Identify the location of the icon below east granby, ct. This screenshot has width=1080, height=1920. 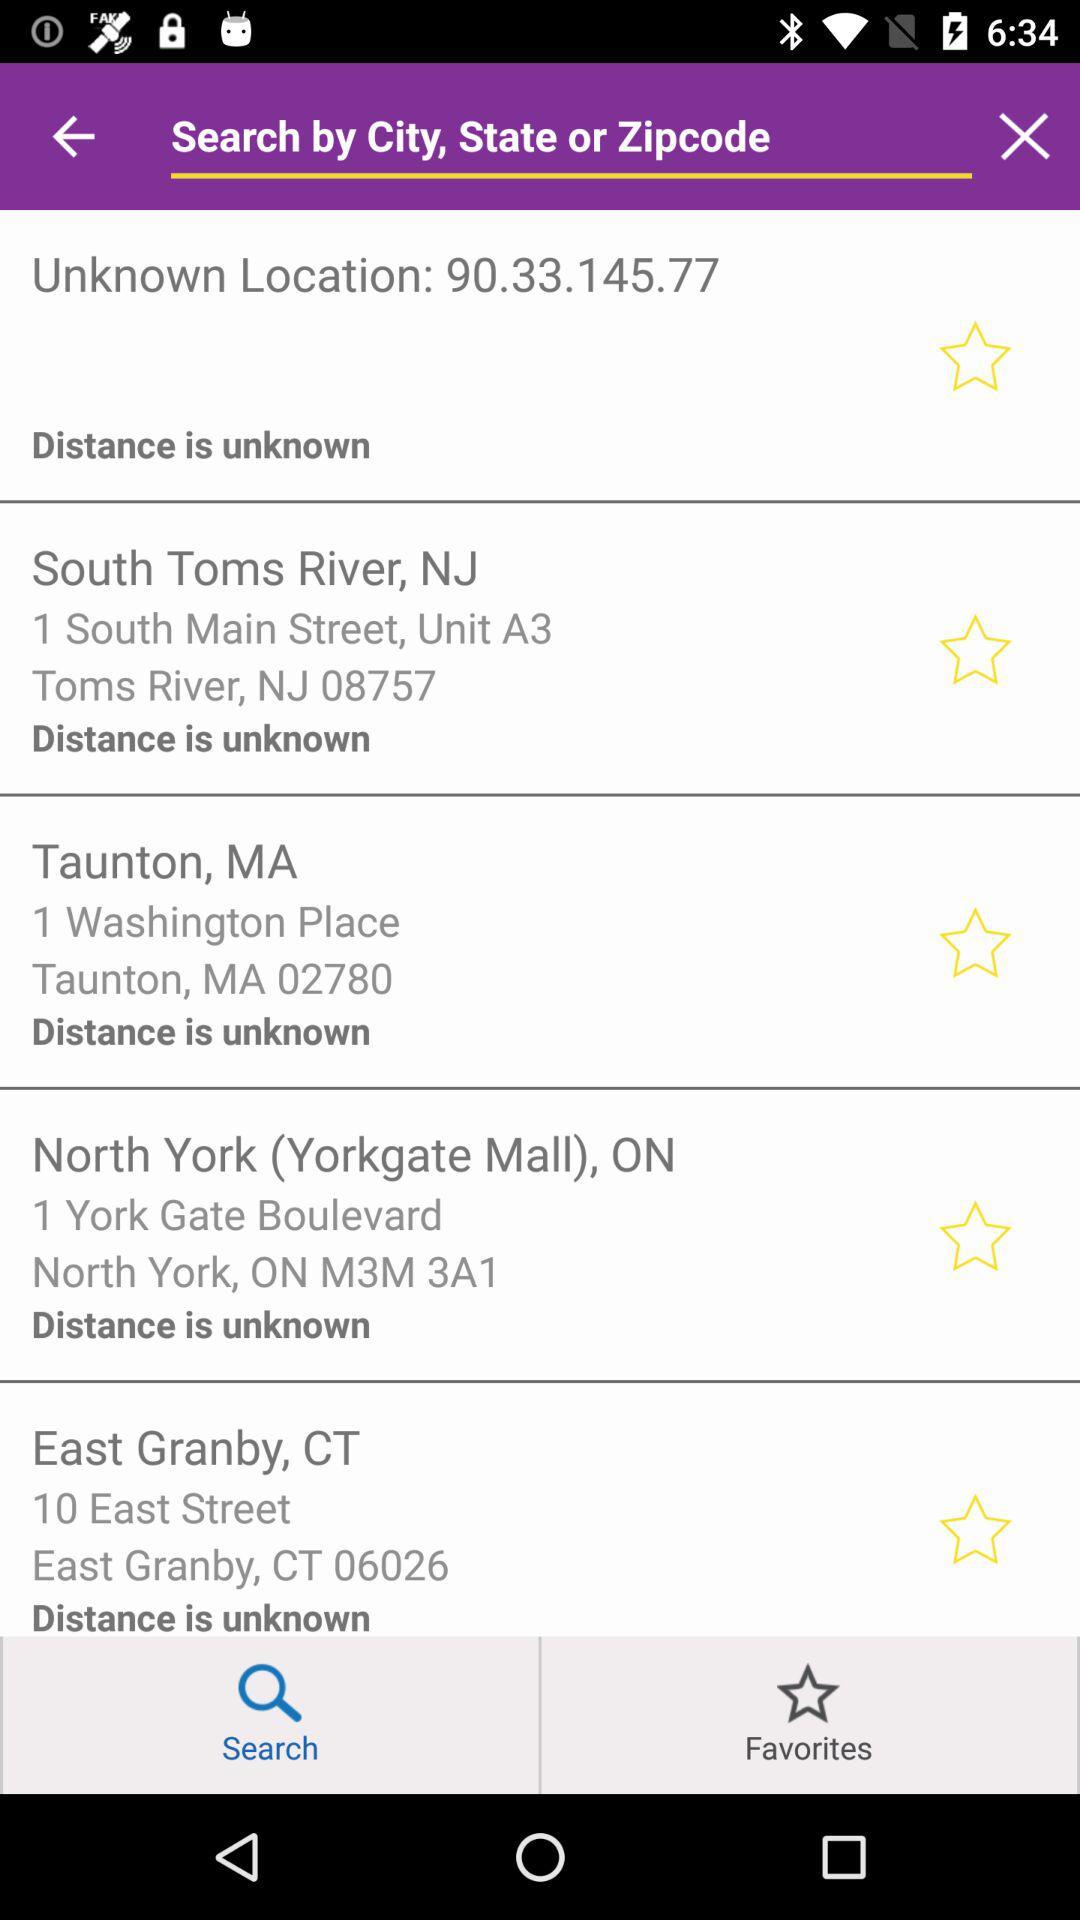
(470, 1506).